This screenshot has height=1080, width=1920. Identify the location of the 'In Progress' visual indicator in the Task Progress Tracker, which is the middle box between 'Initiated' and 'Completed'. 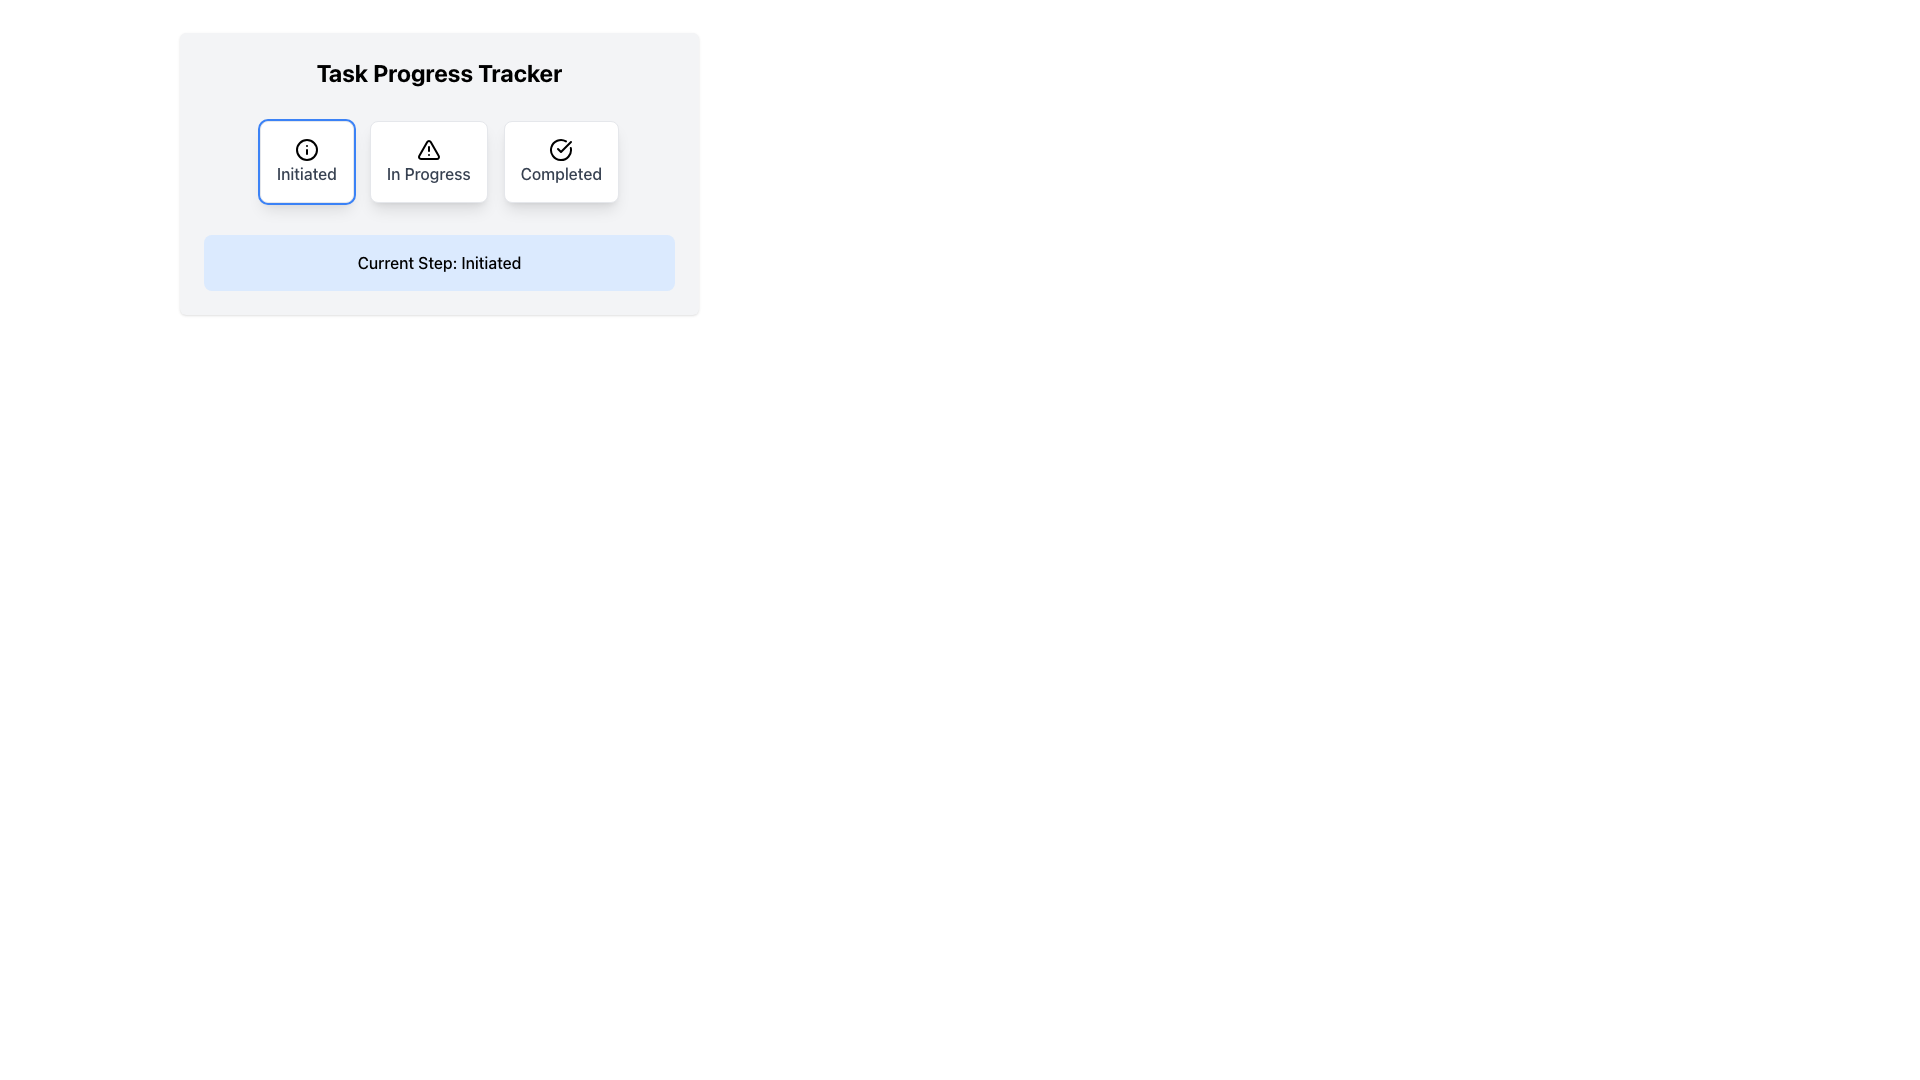
(427, 161).